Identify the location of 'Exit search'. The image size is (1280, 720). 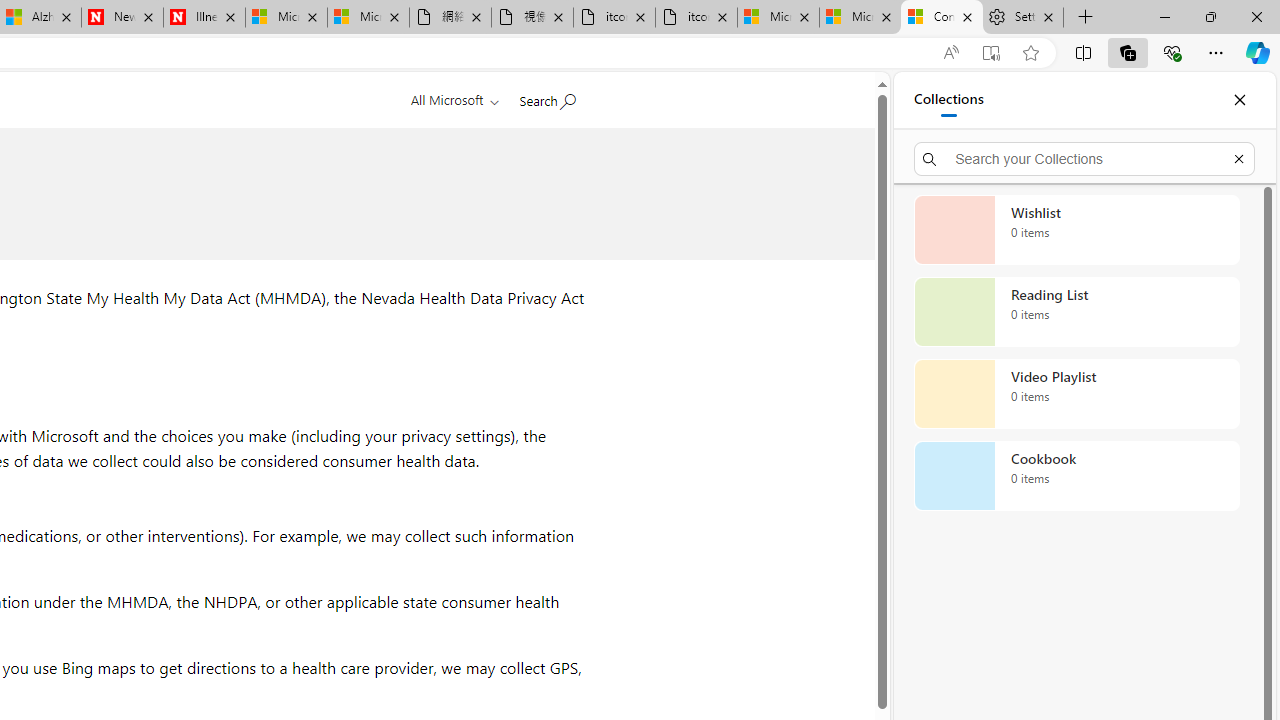
(1238, 158).